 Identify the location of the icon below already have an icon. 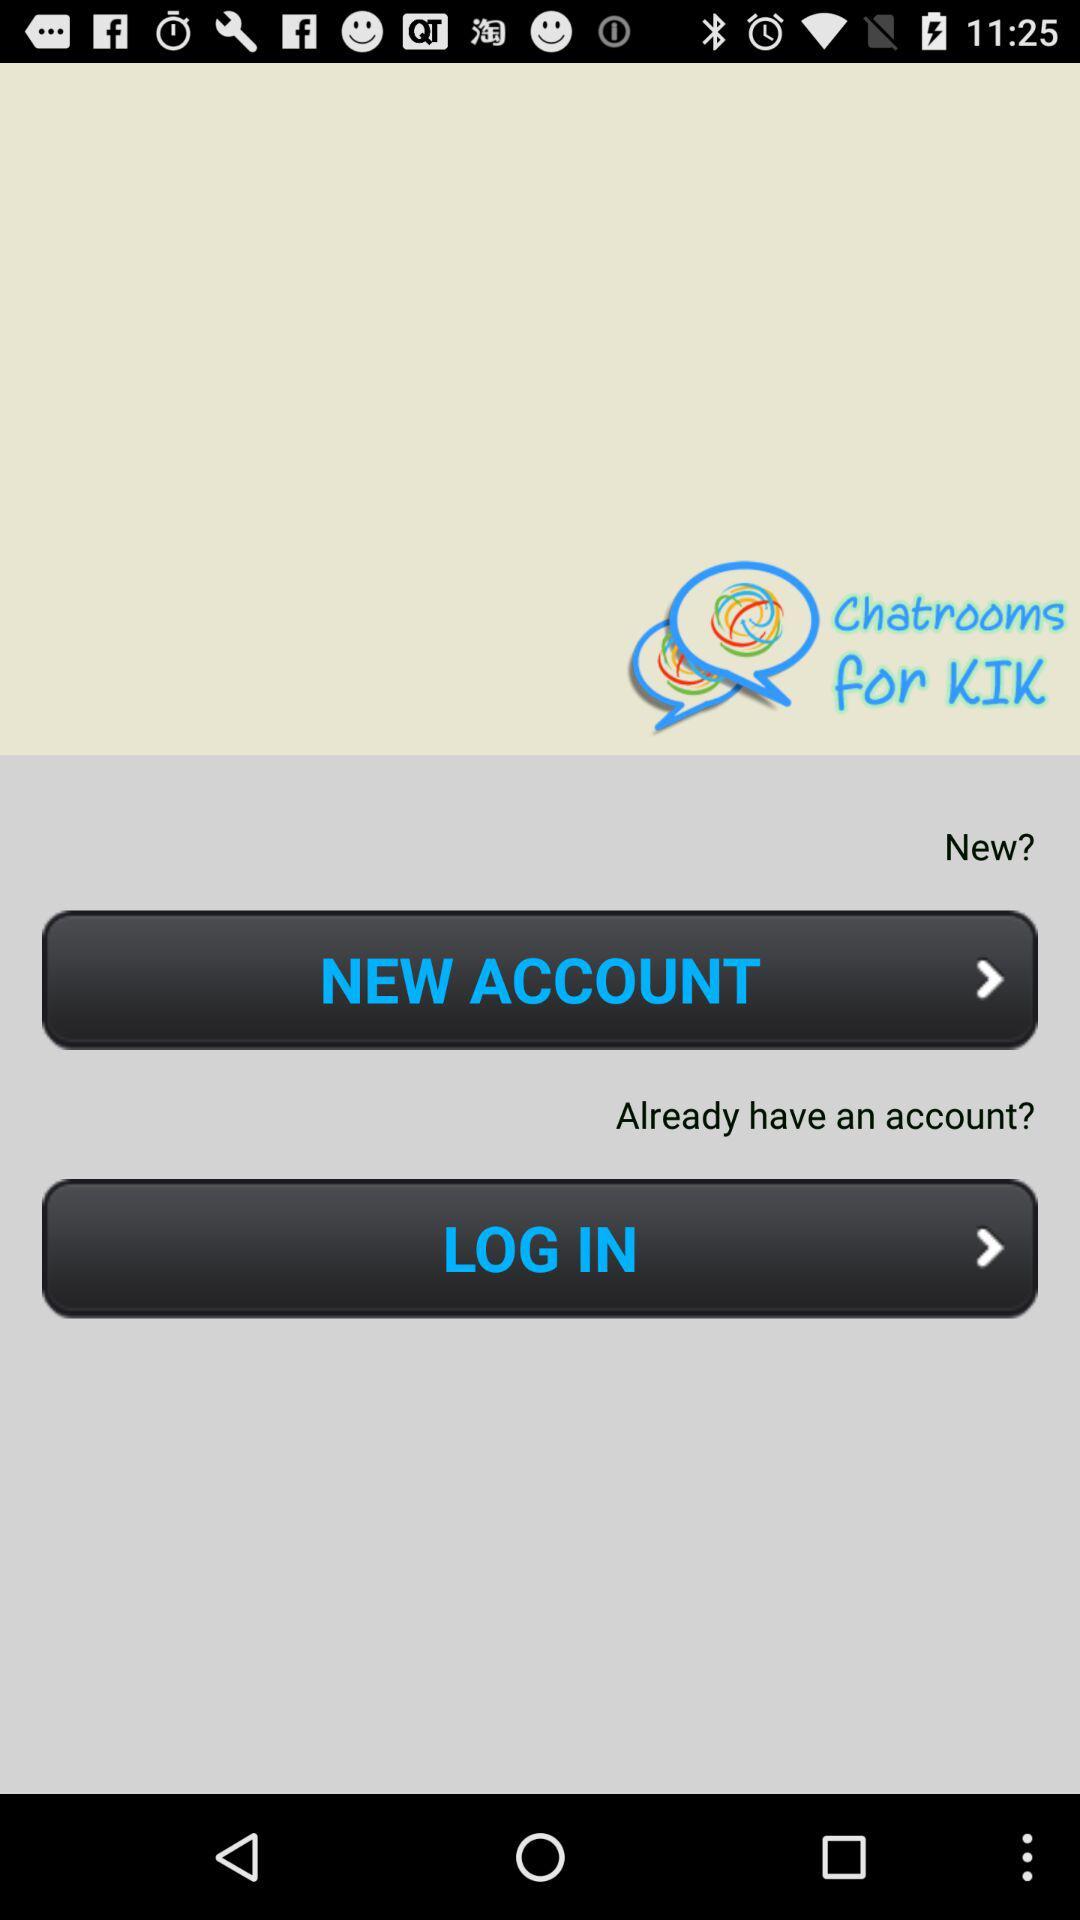
(540, 1247).